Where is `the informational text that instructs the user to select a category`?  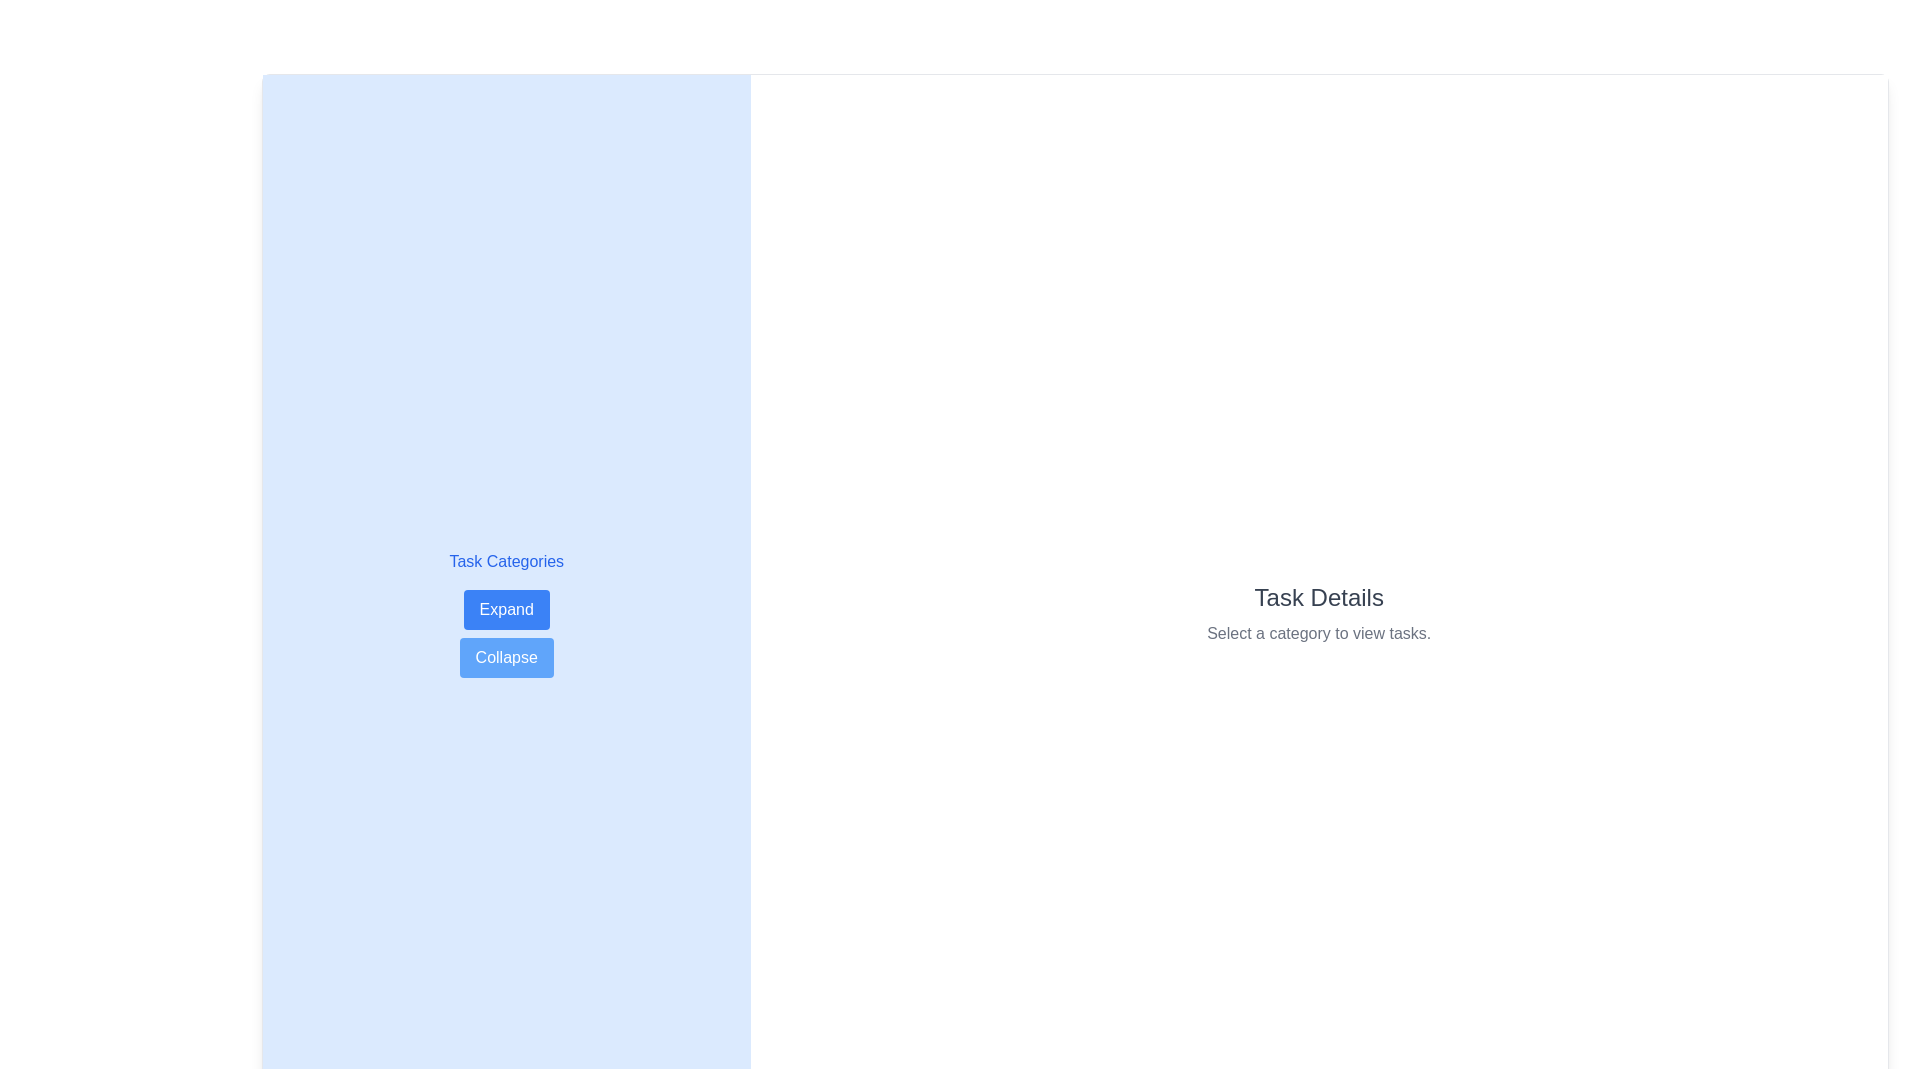 the informational text that instructs the user to select a category is located at coordinates (1319, 633).